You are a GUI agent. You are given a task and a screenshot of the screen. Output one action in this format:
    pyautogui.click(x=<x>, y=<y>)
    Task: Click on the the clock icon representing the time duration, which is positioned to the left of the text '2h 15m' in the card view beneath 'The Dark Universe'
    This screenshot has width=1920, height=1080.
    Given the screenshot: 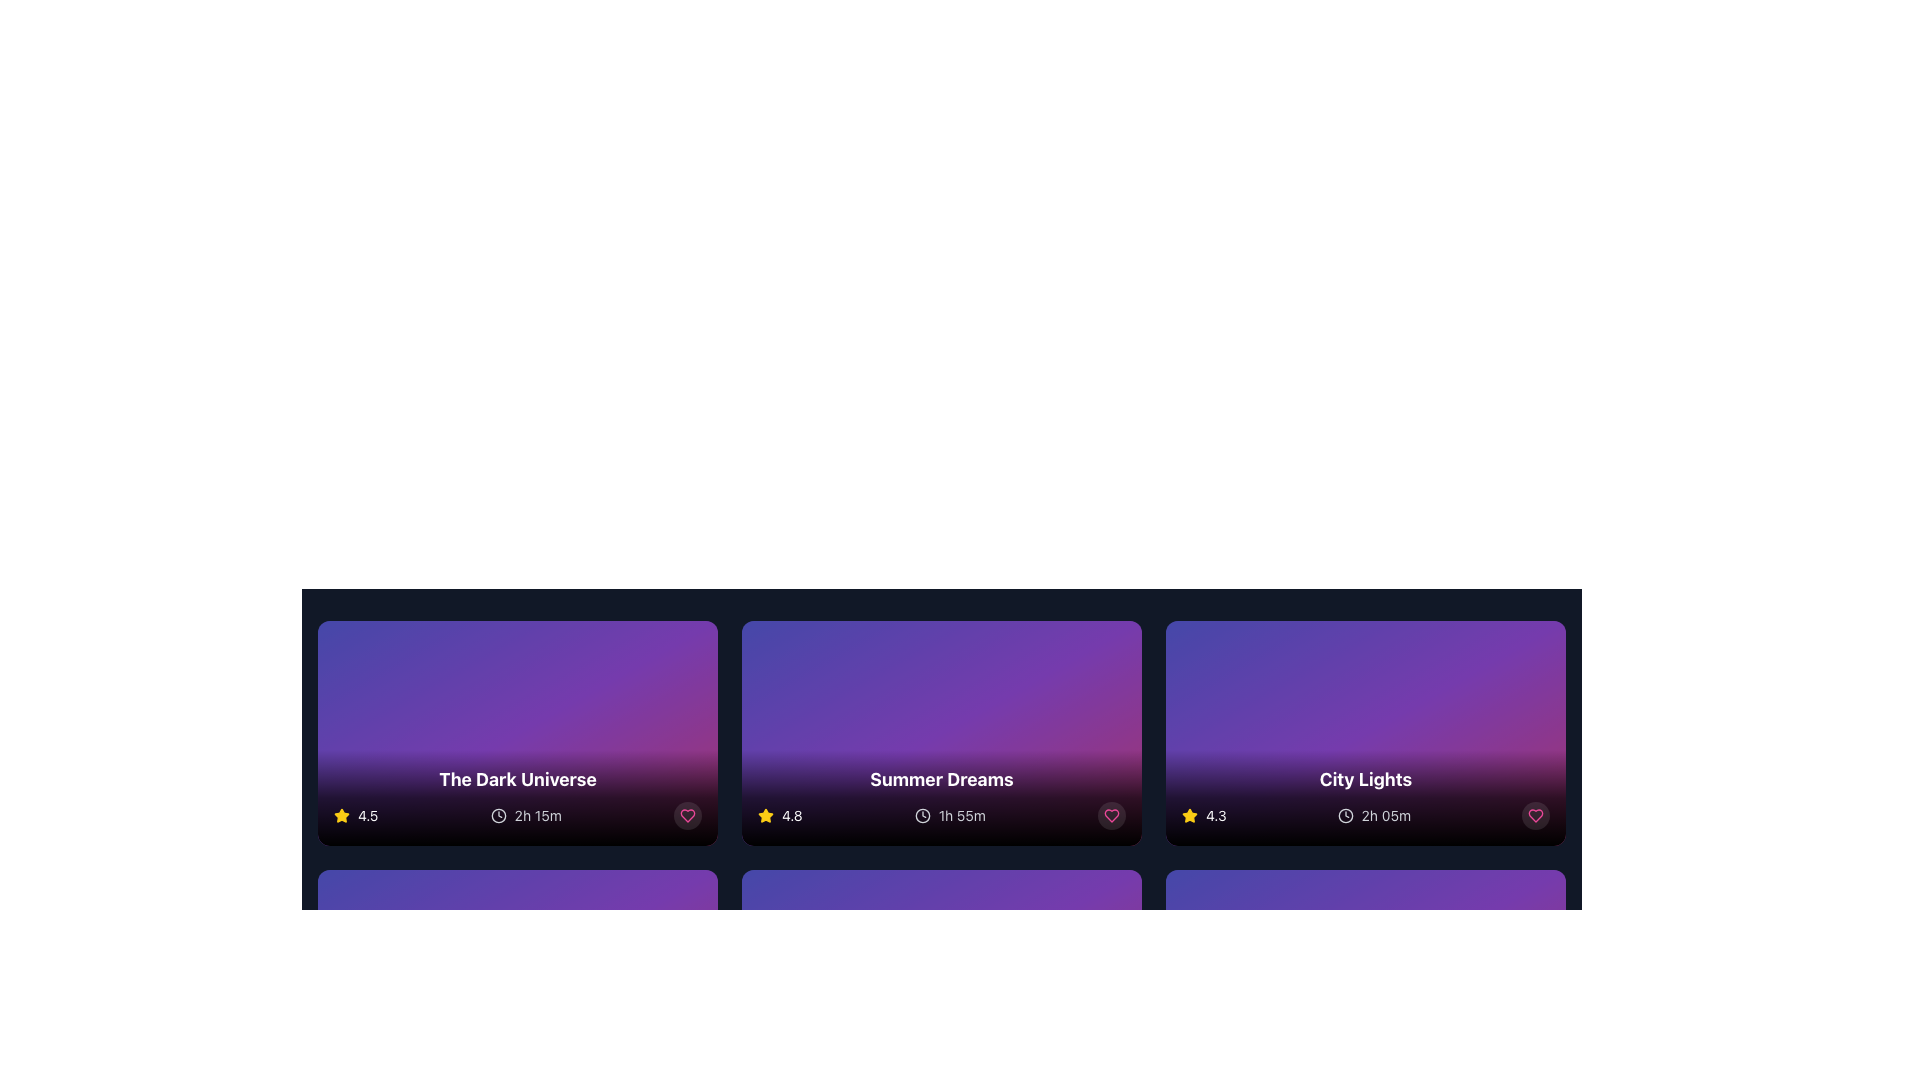 What is the action you would take?
    pyautogui.click(x=498, y=816)
    